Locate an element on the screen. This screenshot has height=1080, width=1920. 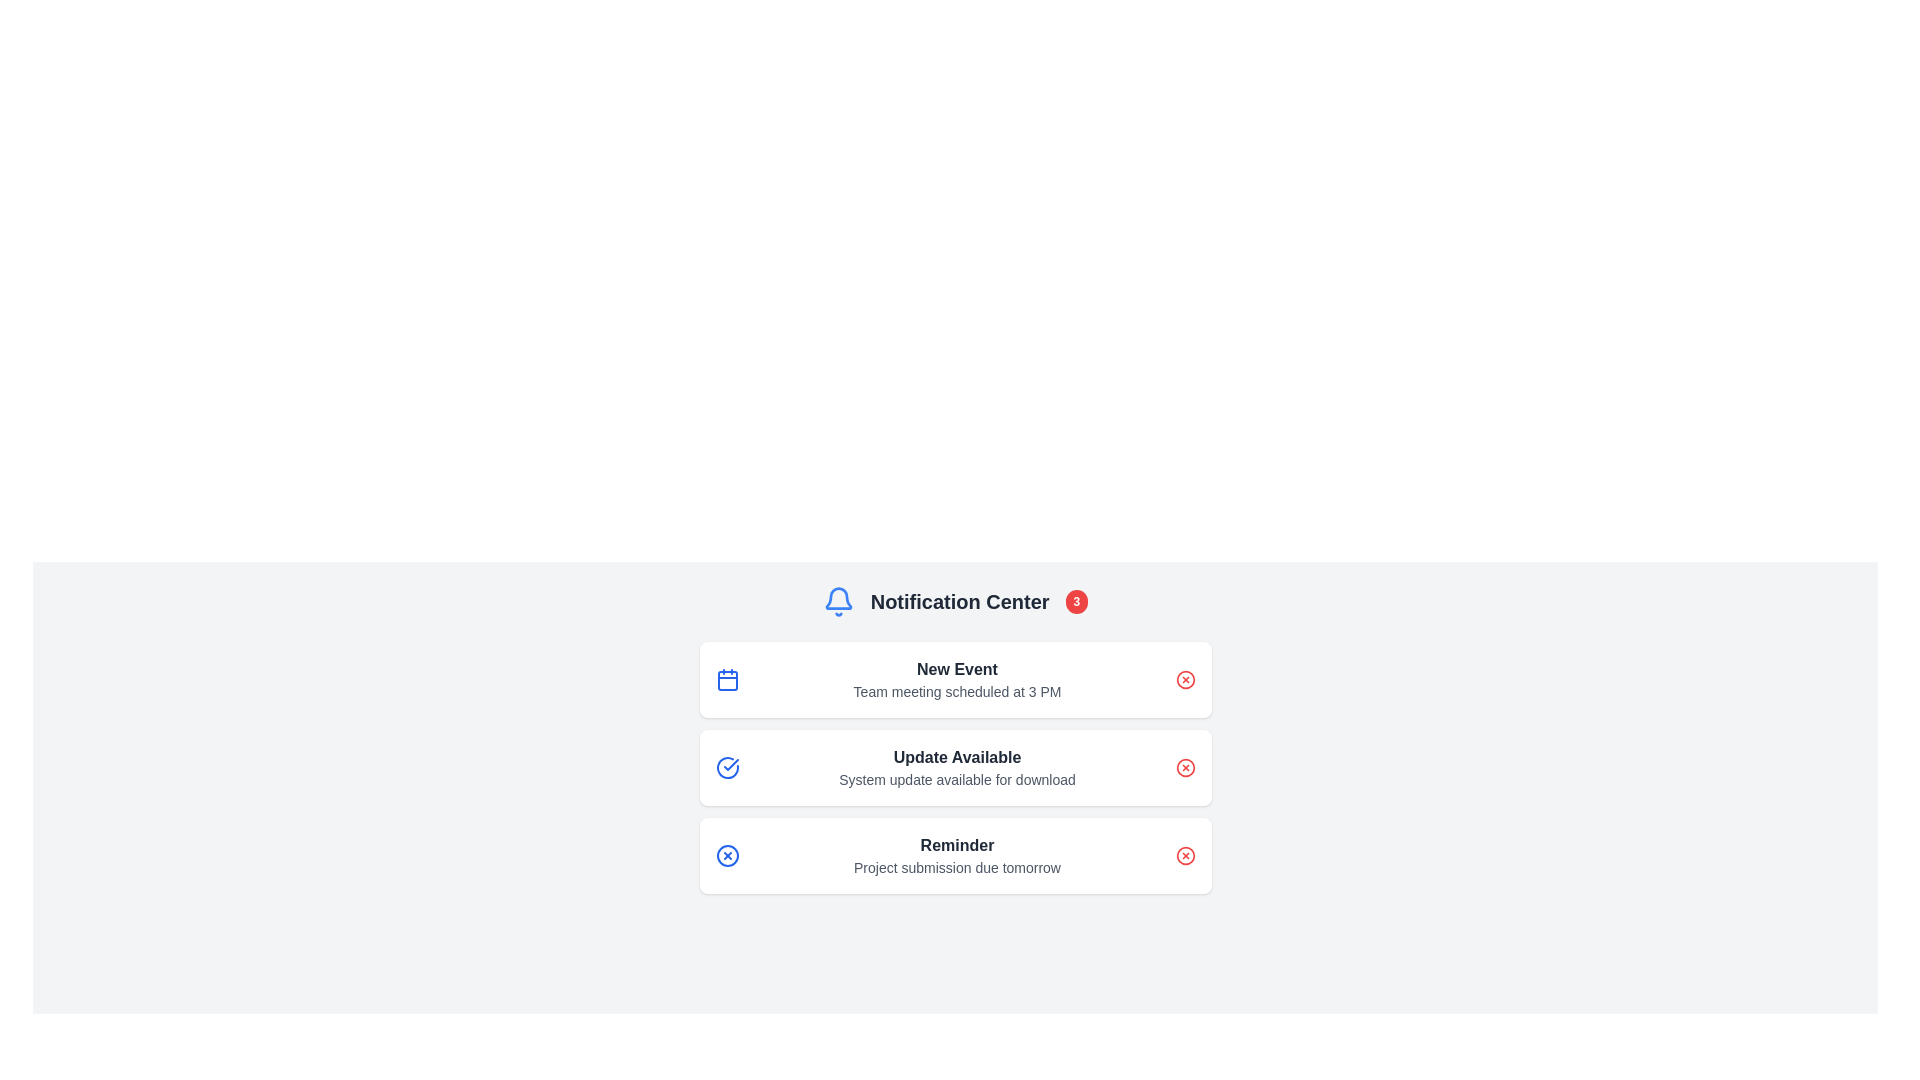
the text displaying 'Team meeting scheduled at 3 PM' for accessibility tools is located at coordinates (956, 690).